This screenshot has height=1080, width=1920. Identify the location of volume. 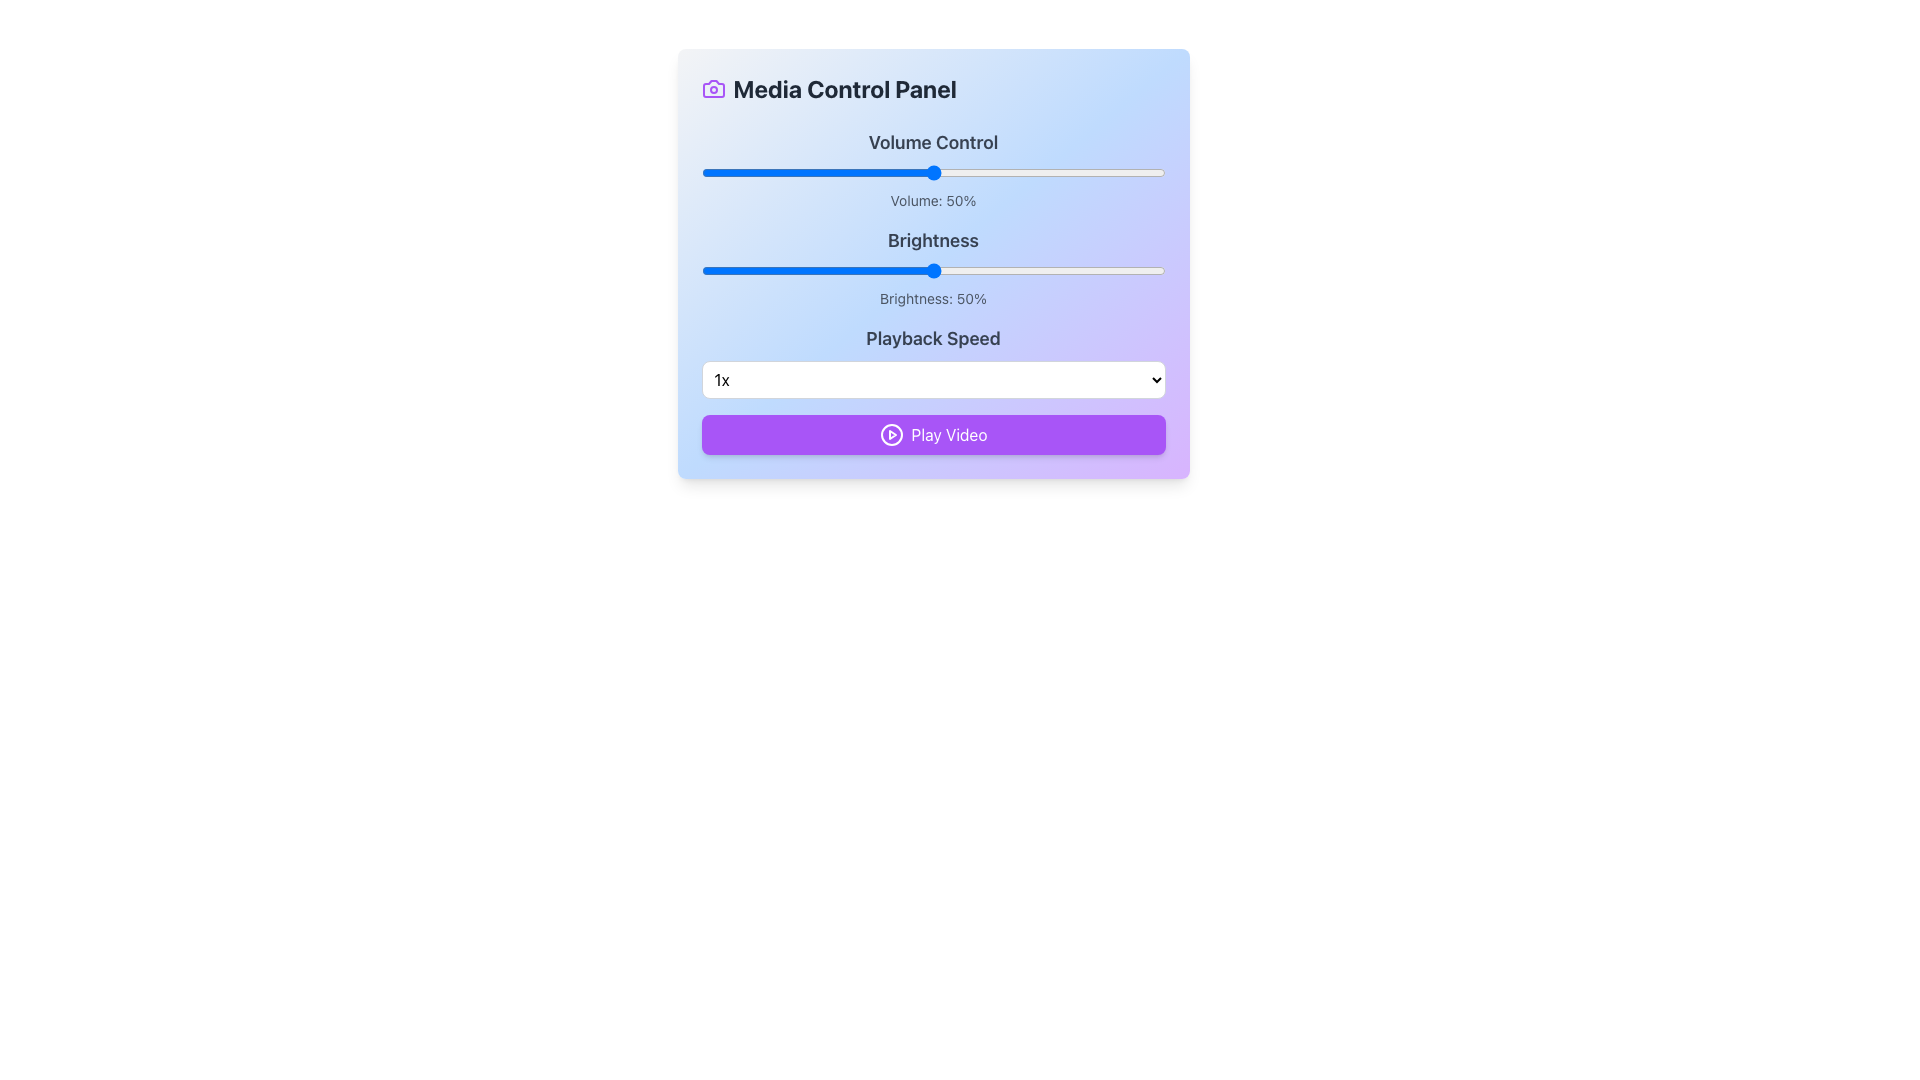
(1067, 172).